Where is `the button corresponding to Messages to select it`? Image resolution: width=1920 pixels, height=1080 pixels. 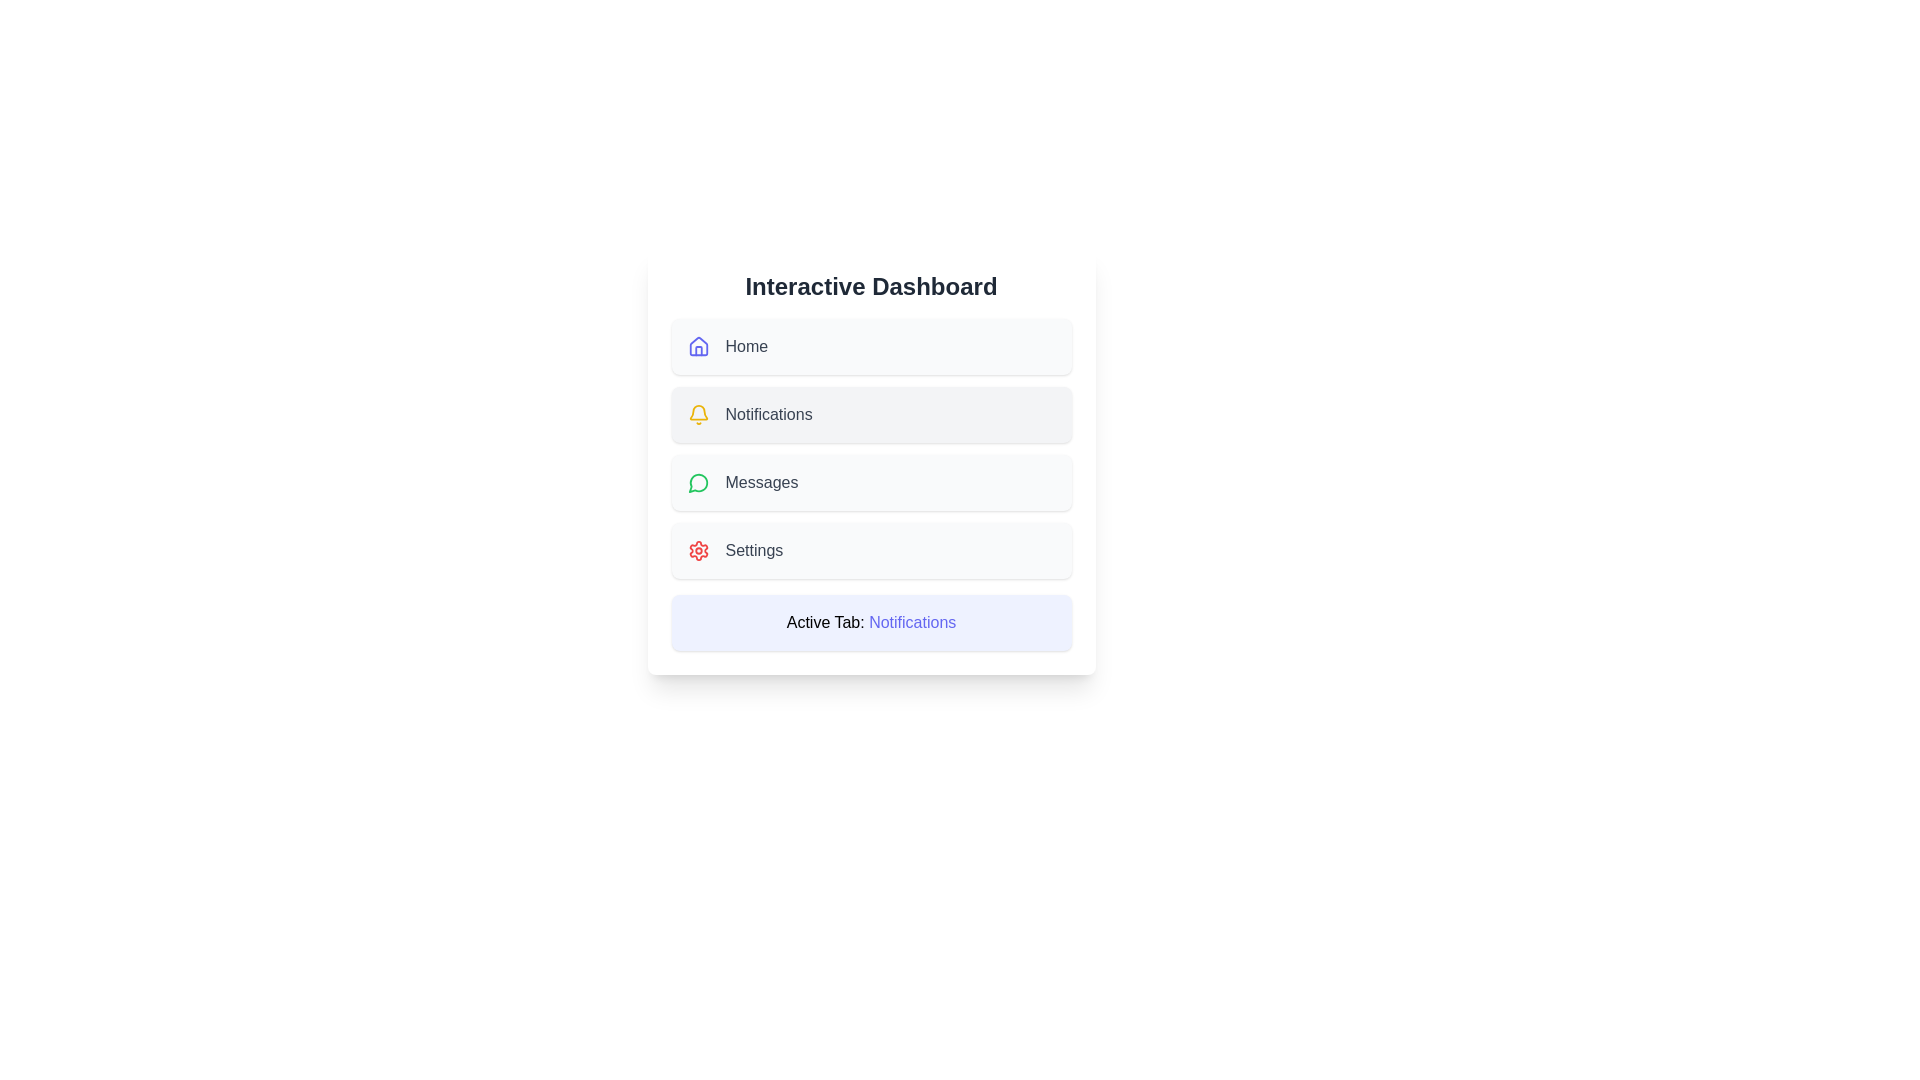
the button corresponding to Messages to select it is located at coordinates (871, 482).